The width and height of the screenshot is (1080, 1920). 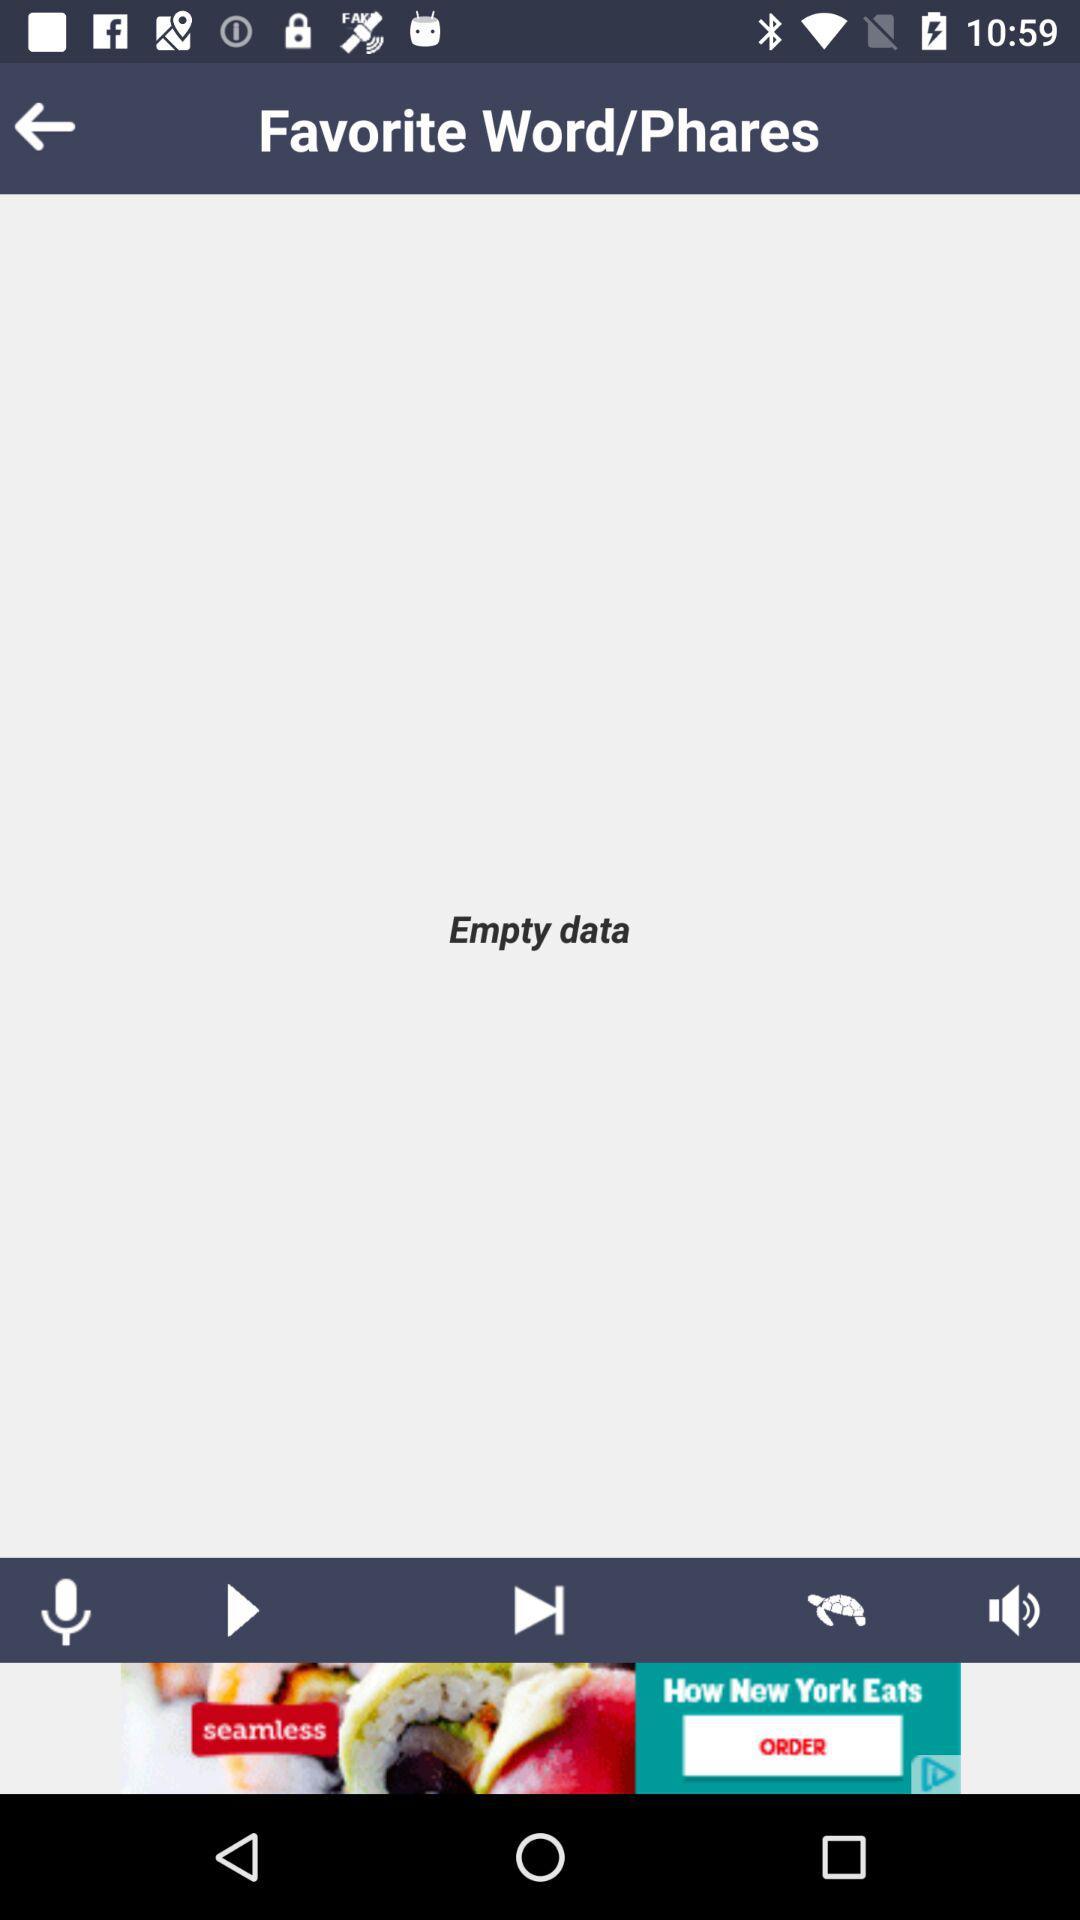 I want to click on the microphone icon, so click(x=64, y=1610).